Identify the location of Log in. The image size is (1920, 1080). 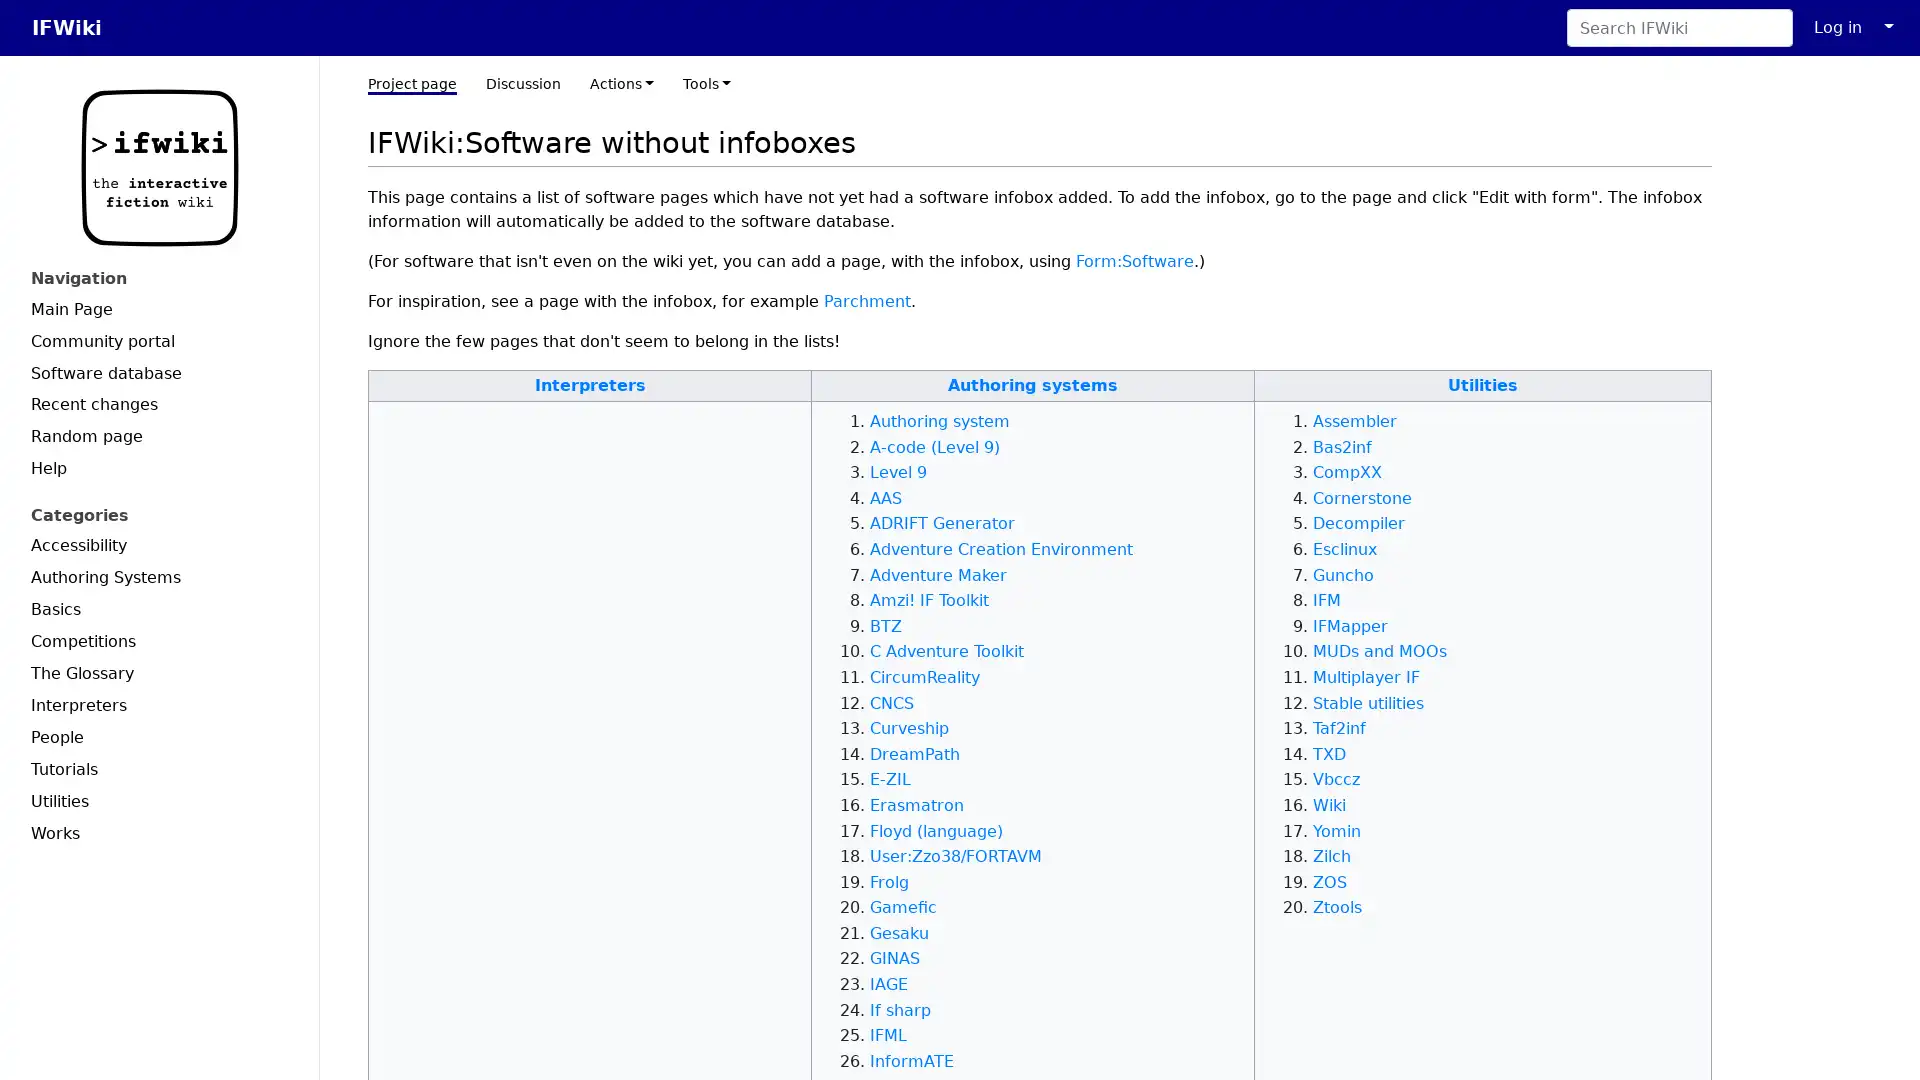
(1838, 27).